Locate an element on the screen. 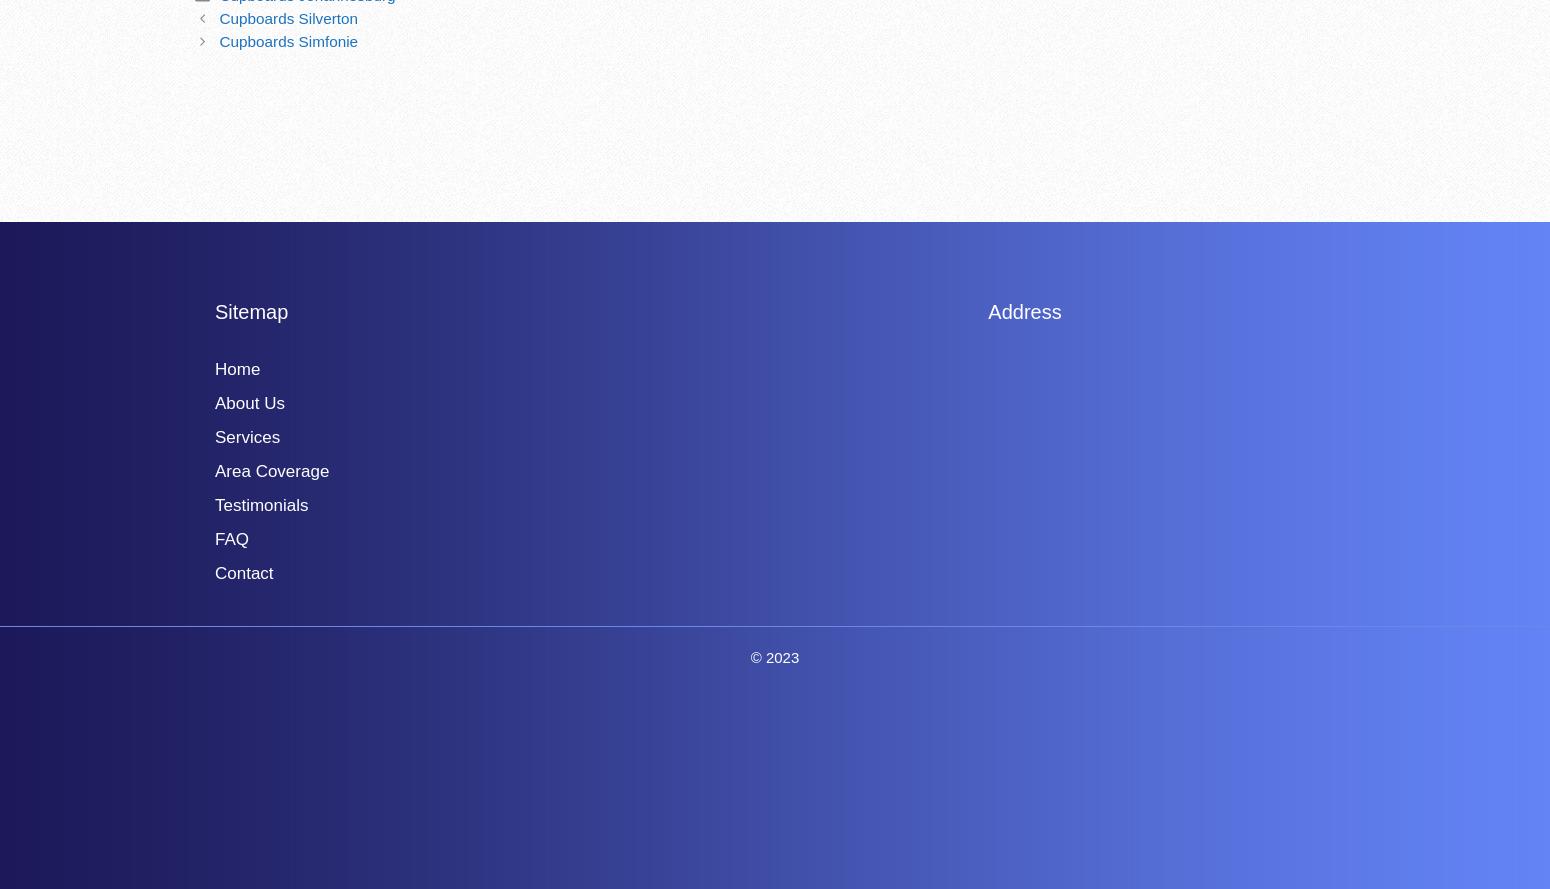 This screenshot has width=1550, height=889. 'Address' is located at coordinates (1024, 310).